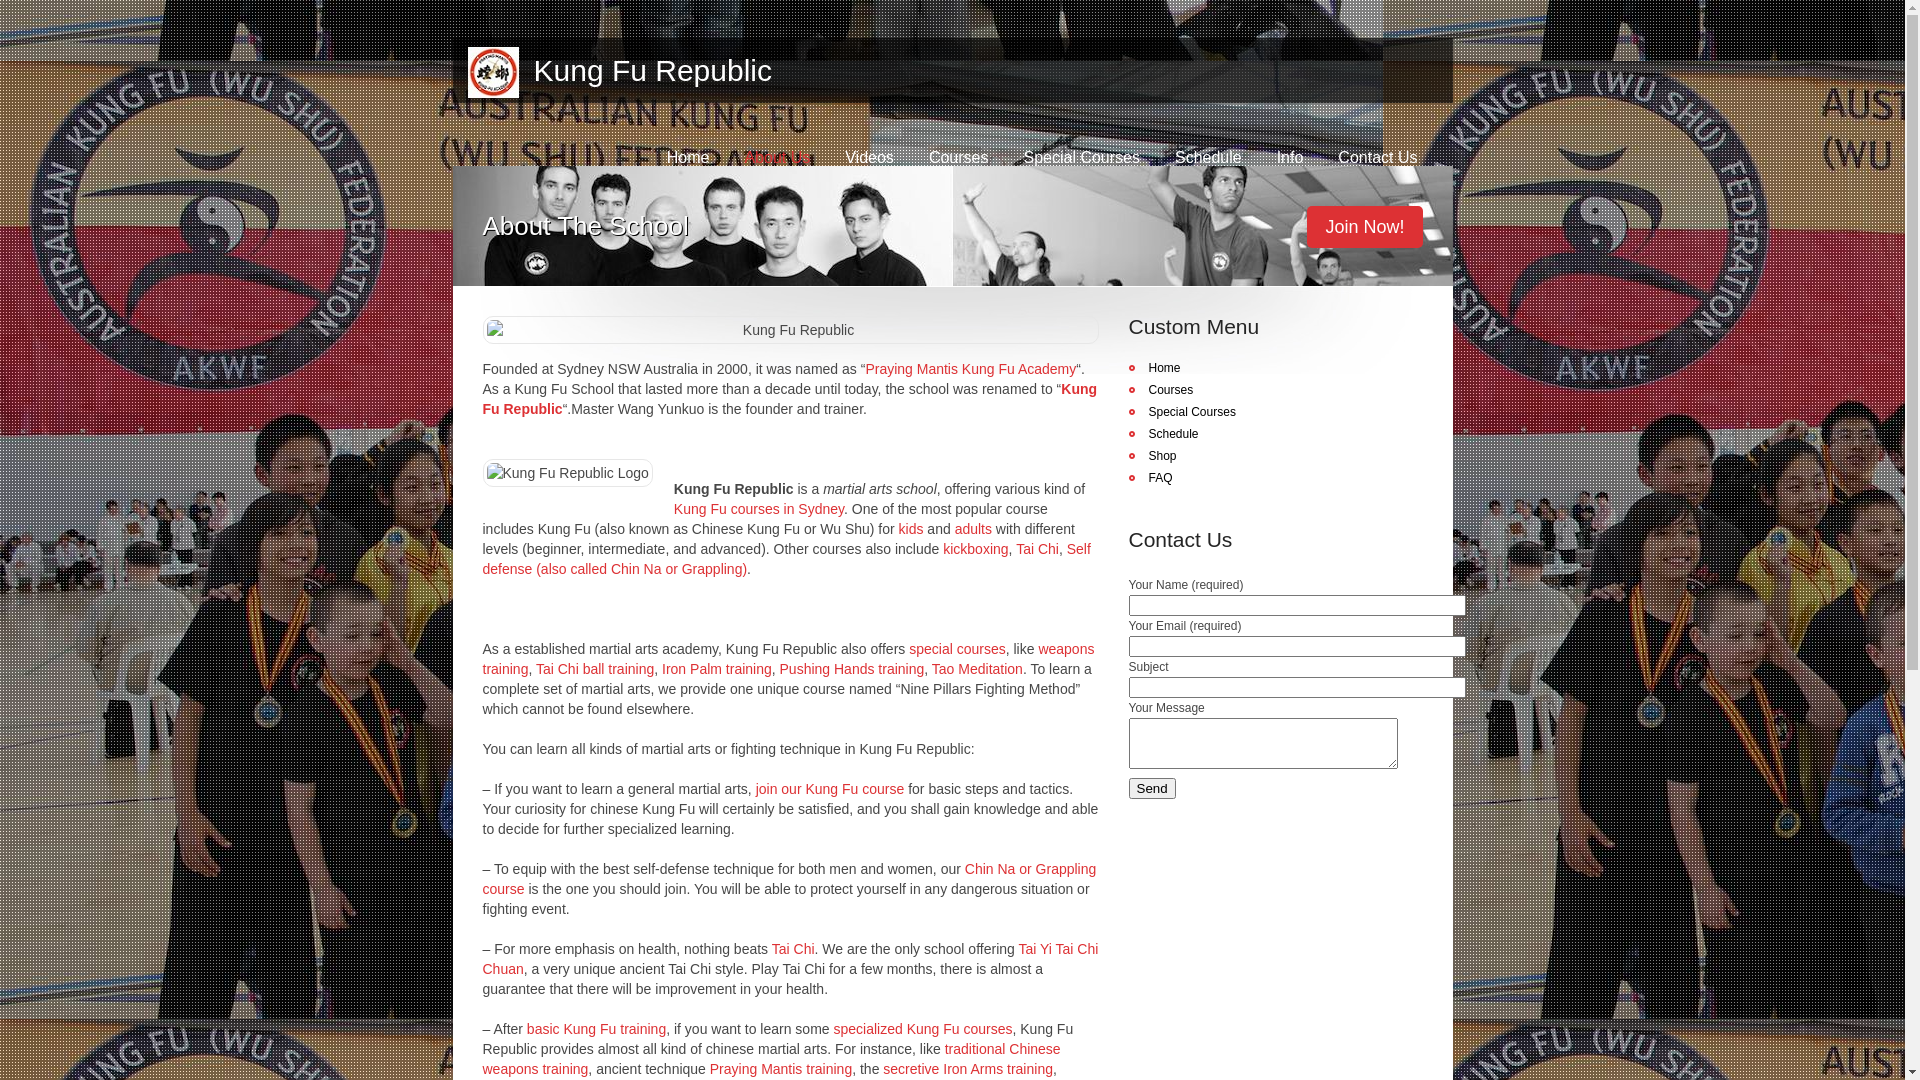  I want to click on 'specialized Kung Fu courses', so click(833, 1029).